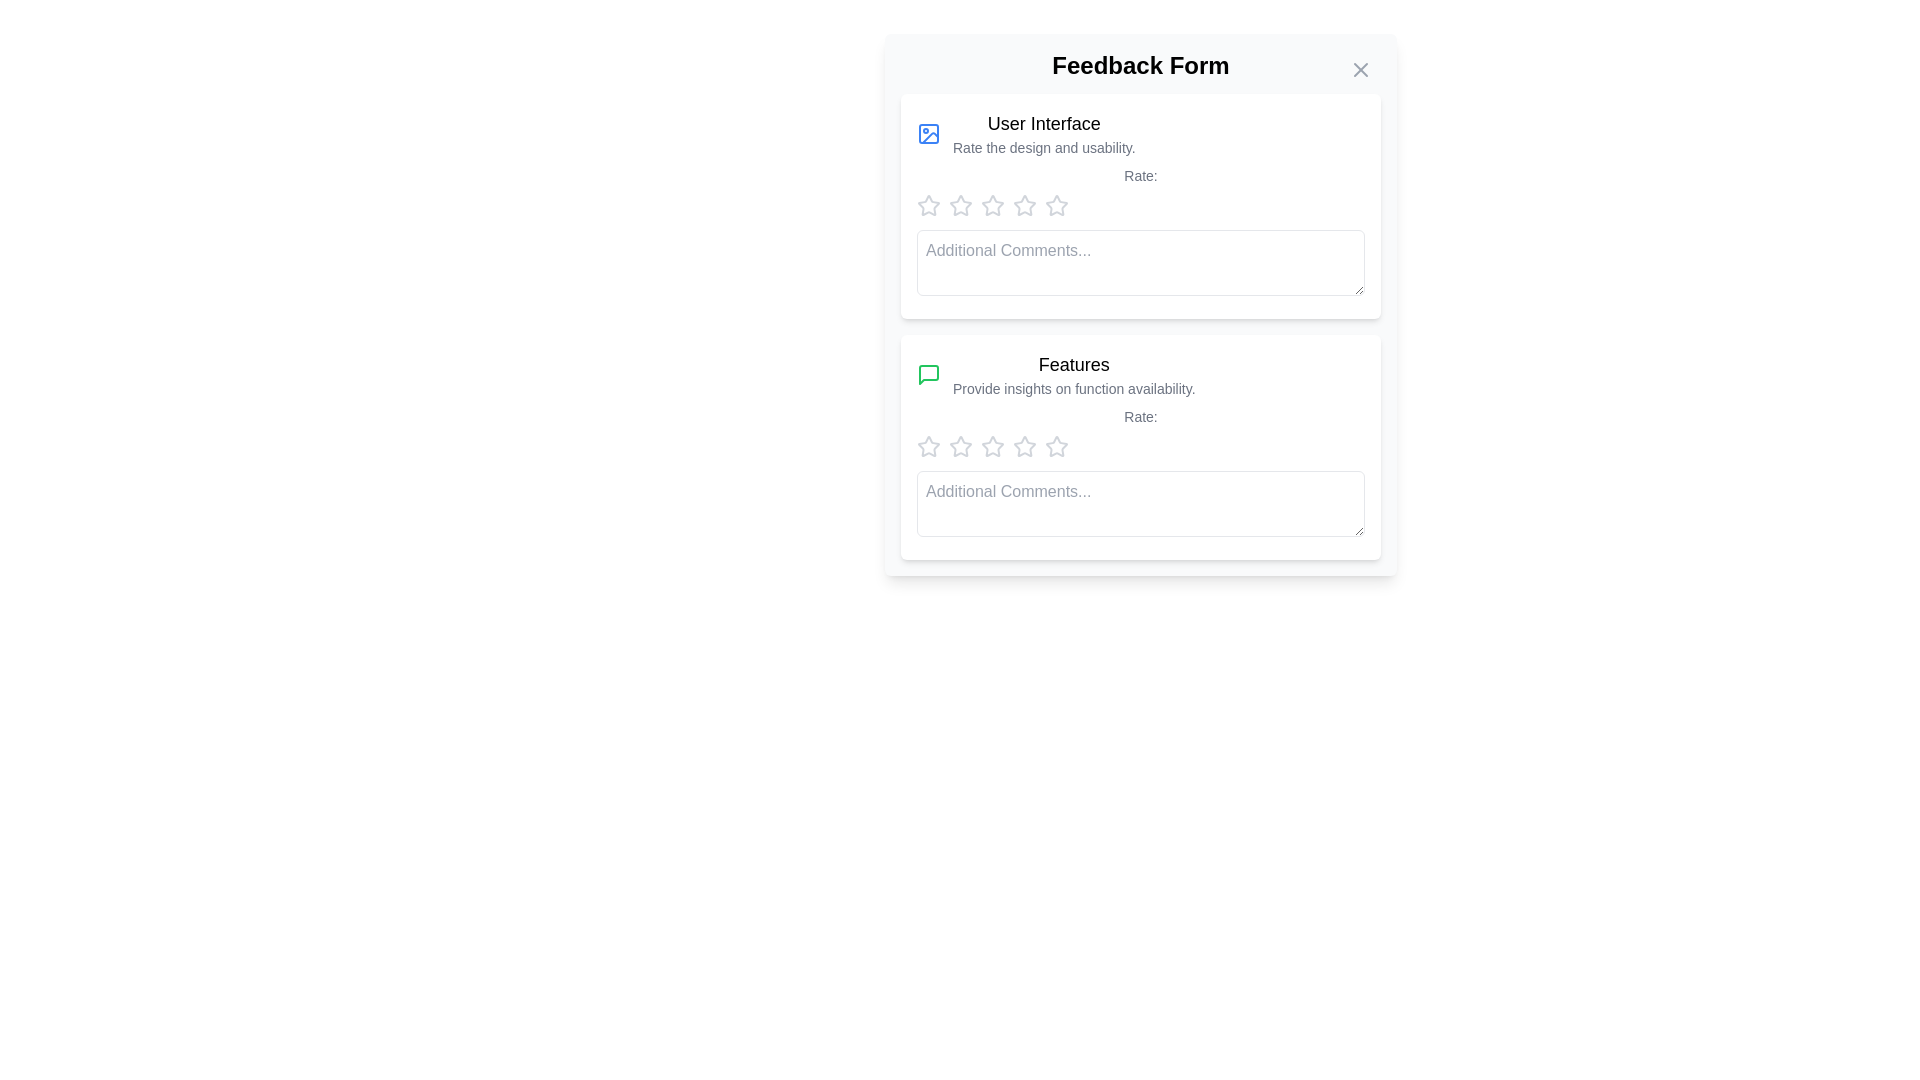  What do you see at coordinates (1141, 374) in the screenshot?
I see `the green outlined speech bubble icon in the 'Features' header` at bounding box center [1141, 374].